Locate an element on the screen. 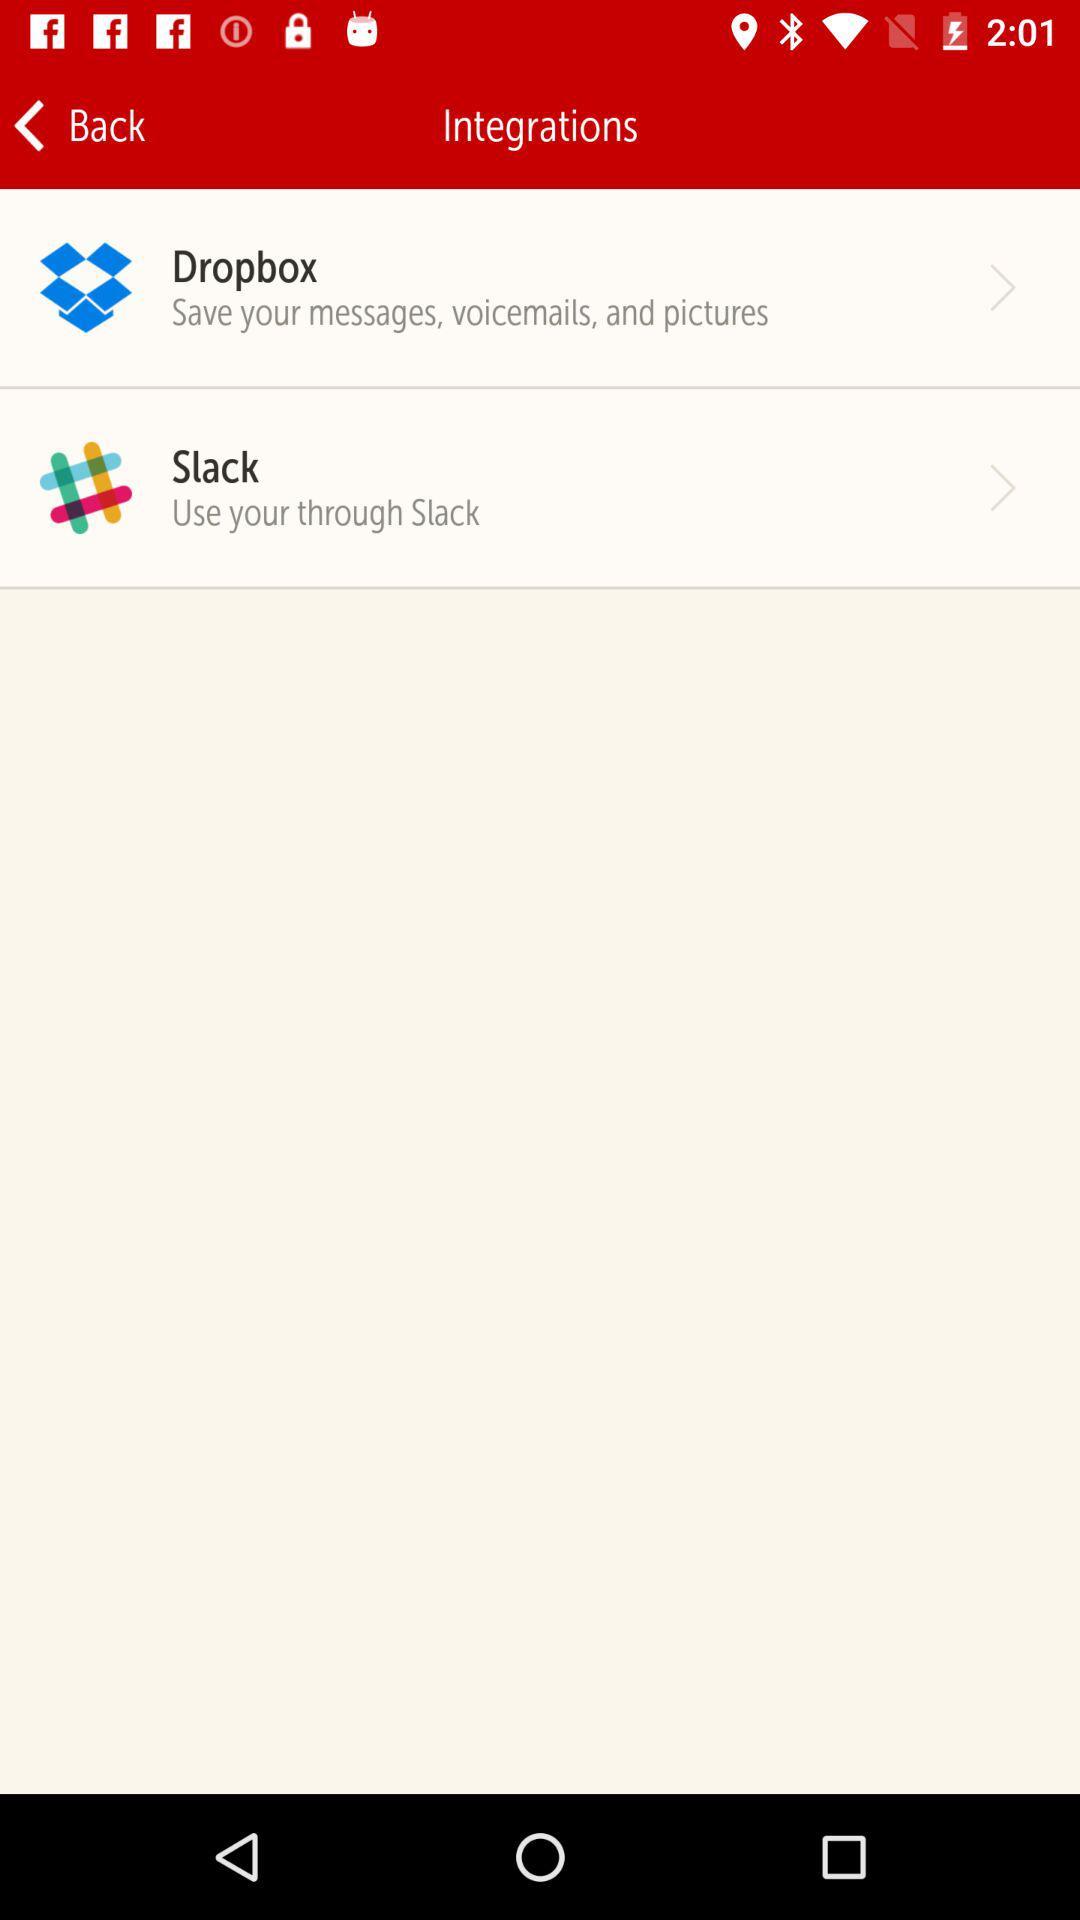 The height and width of the screenshot is (1920, 1080). the item next to the integrations icon is located at coordinates (77, 124).